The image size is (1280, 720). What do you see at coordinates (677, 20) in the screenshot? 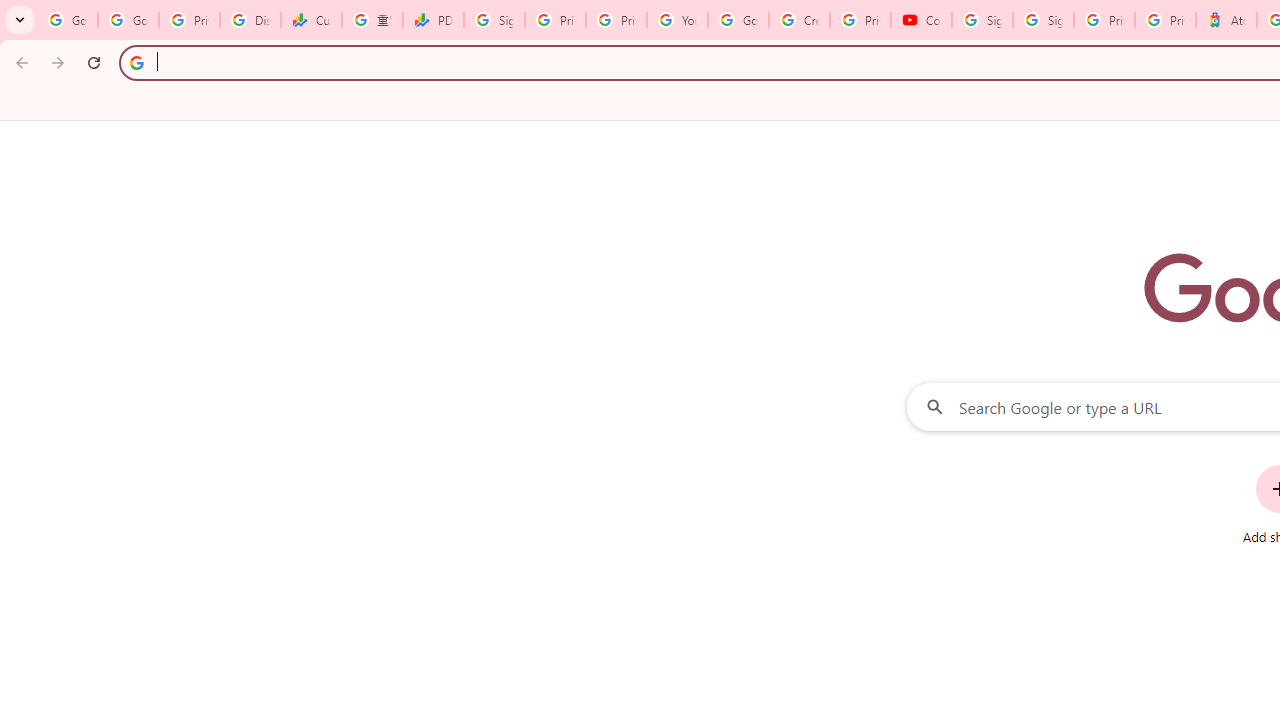
I see `'YouTube'` at bounding box center [677, 20].